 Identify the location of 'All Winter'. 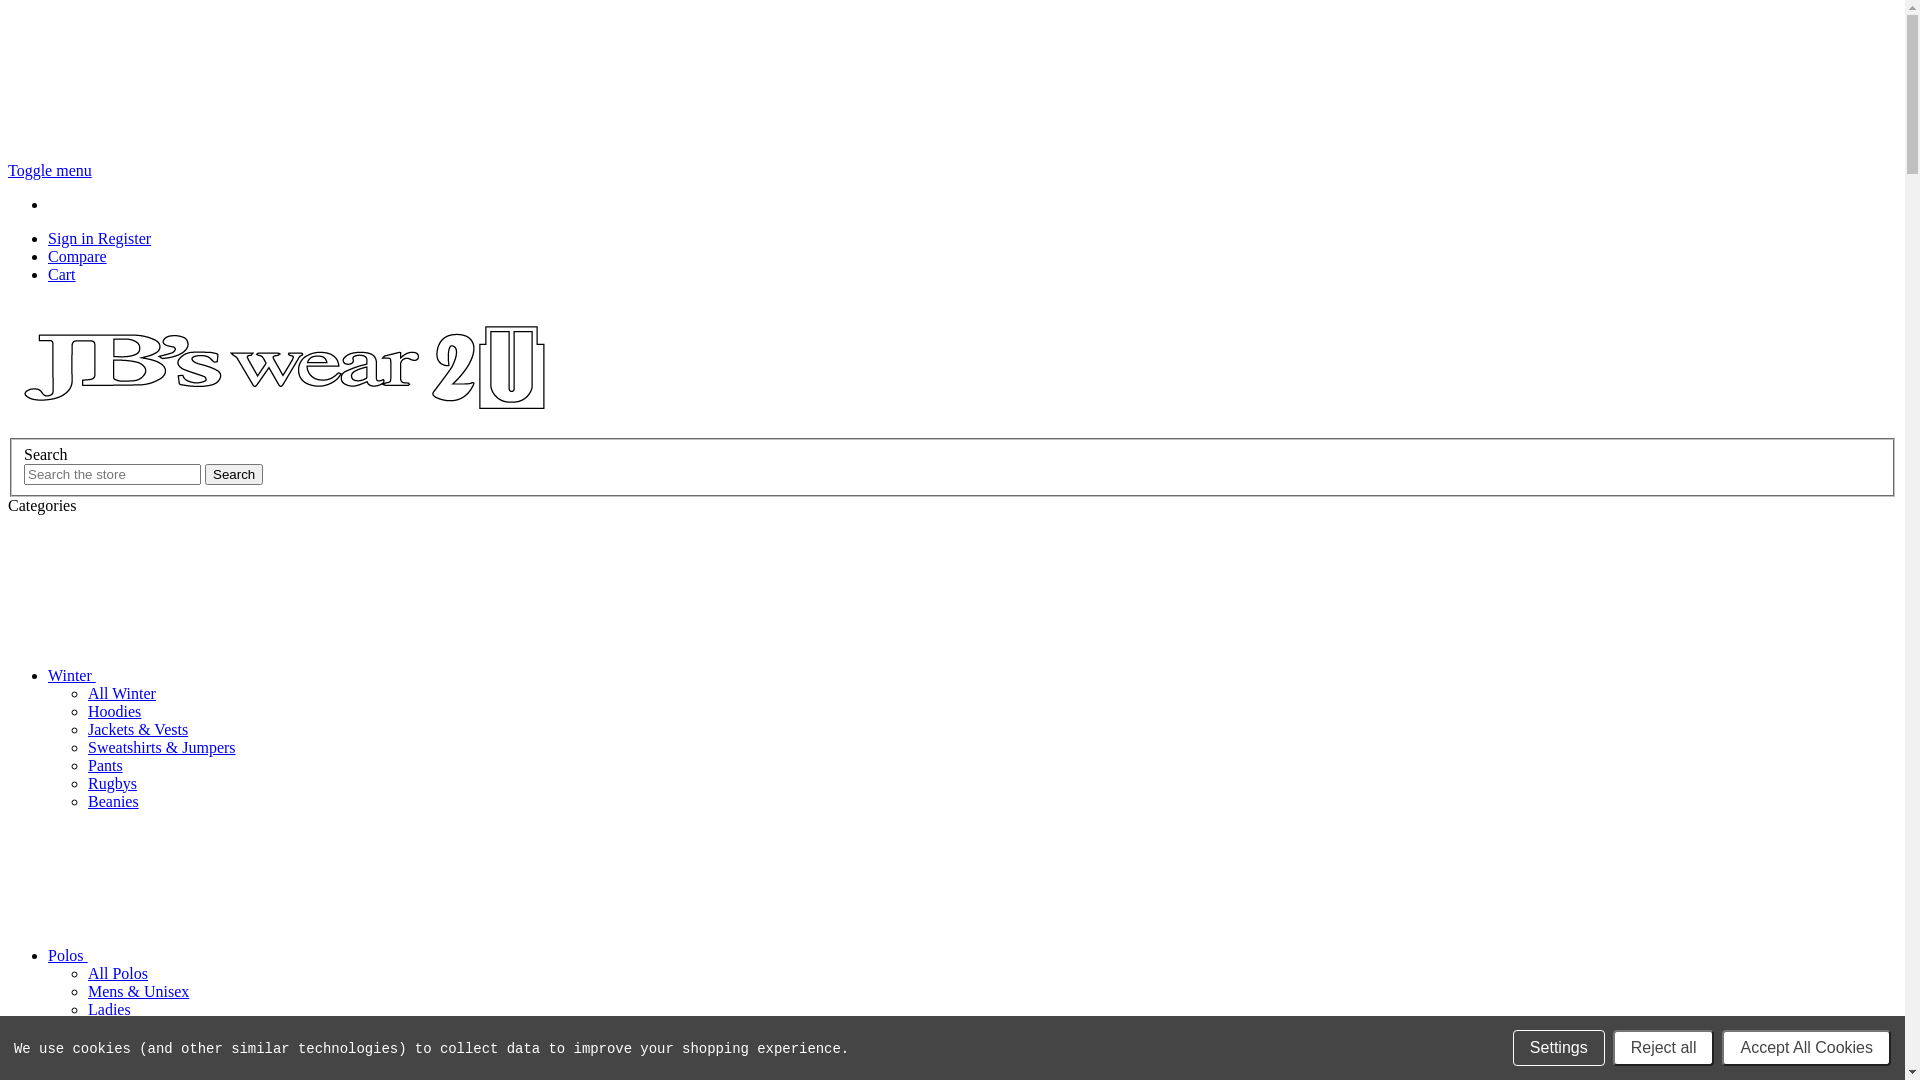
(120, 692).